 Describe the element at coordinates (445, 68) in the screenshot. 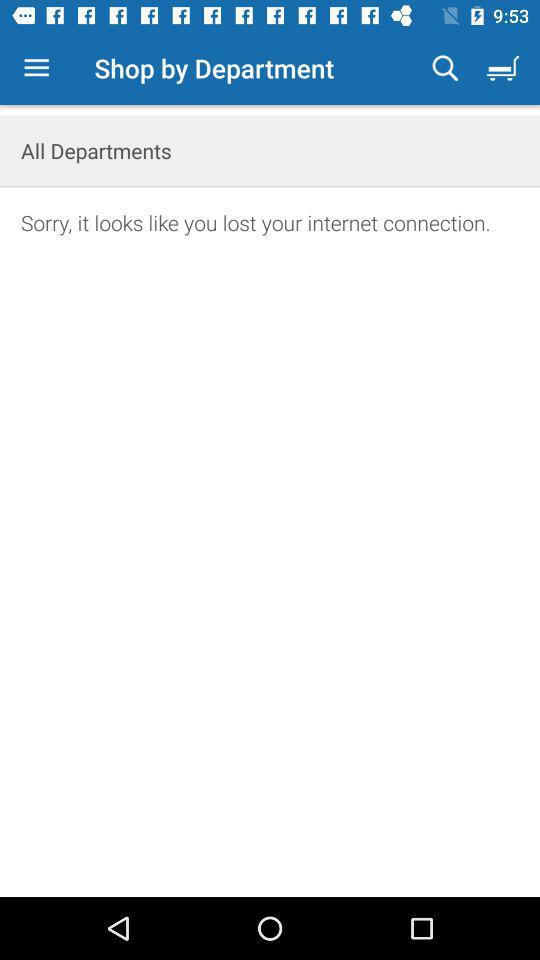

I see `item to the right of the shop by department icon` at that location.